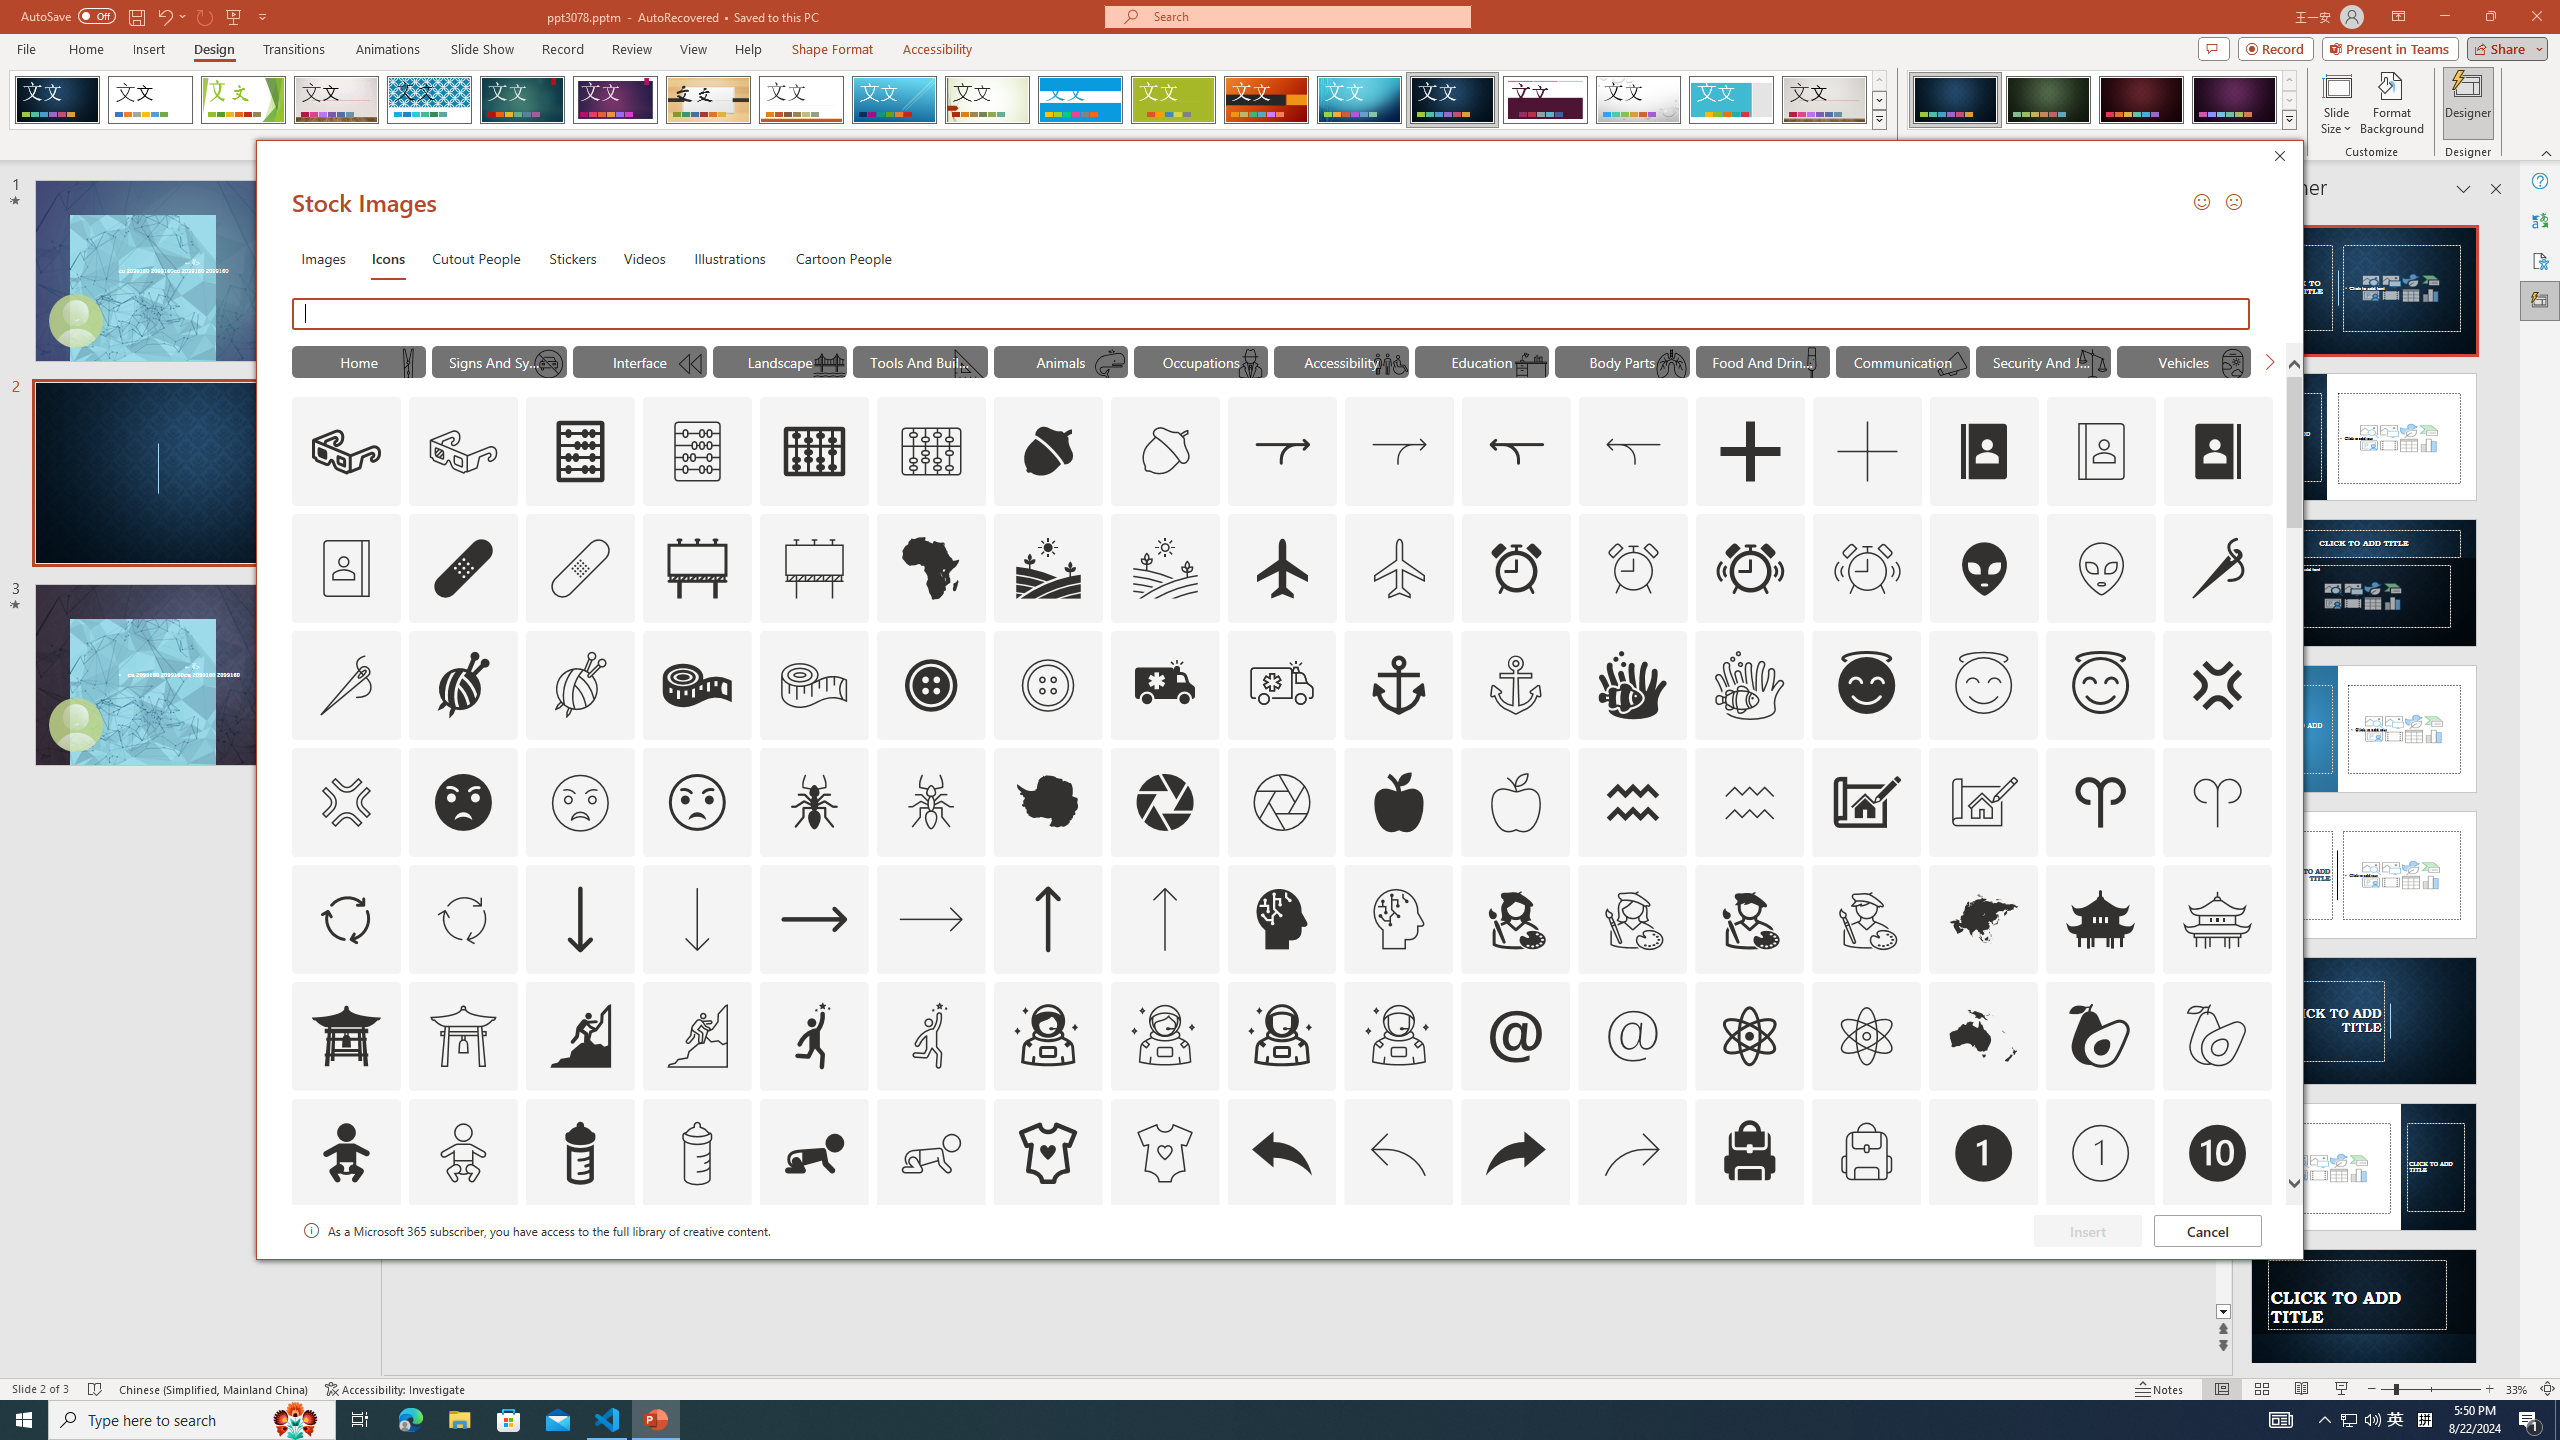  I want to click on 'AutomationID: Icons_3dGlasses', so click(346, 451).